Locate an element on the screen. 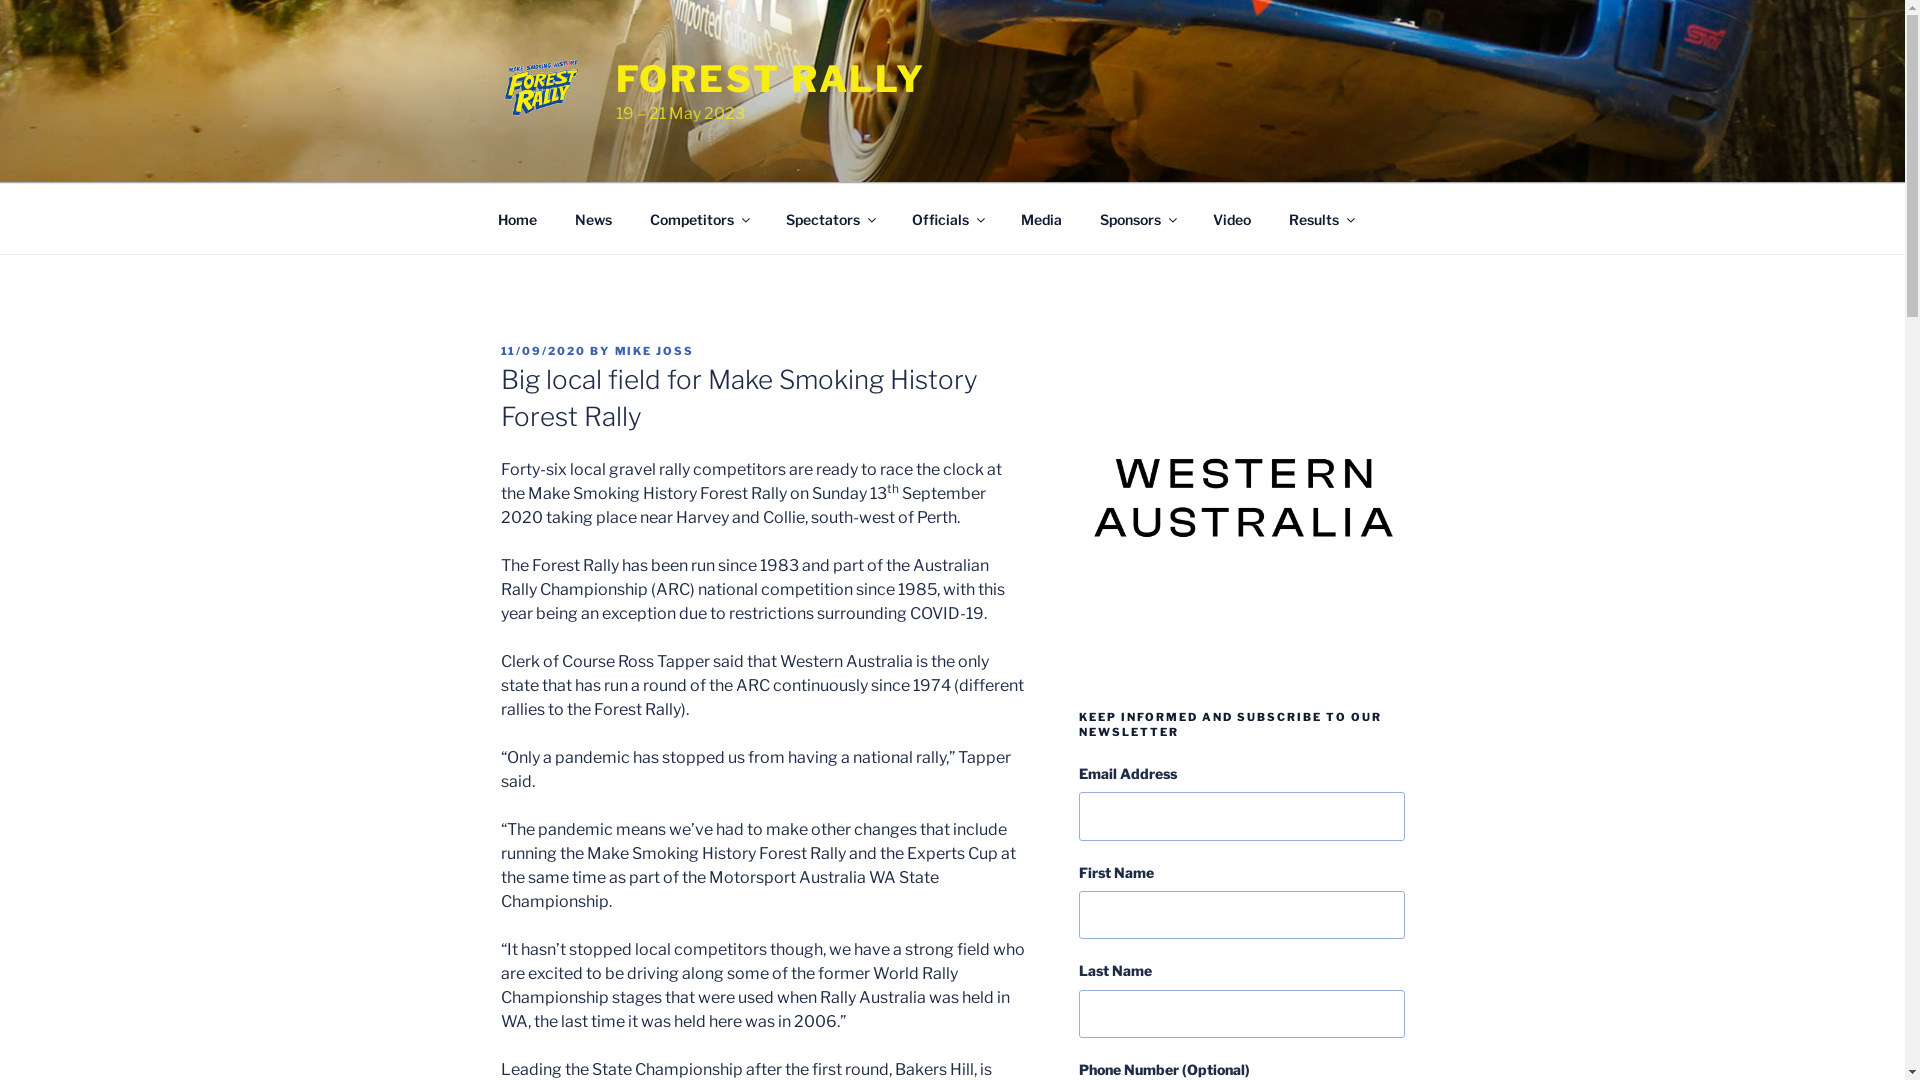 This screenshot has width=1920, height=1080. 'Sponsors' is located at coordinates (1137, 218).